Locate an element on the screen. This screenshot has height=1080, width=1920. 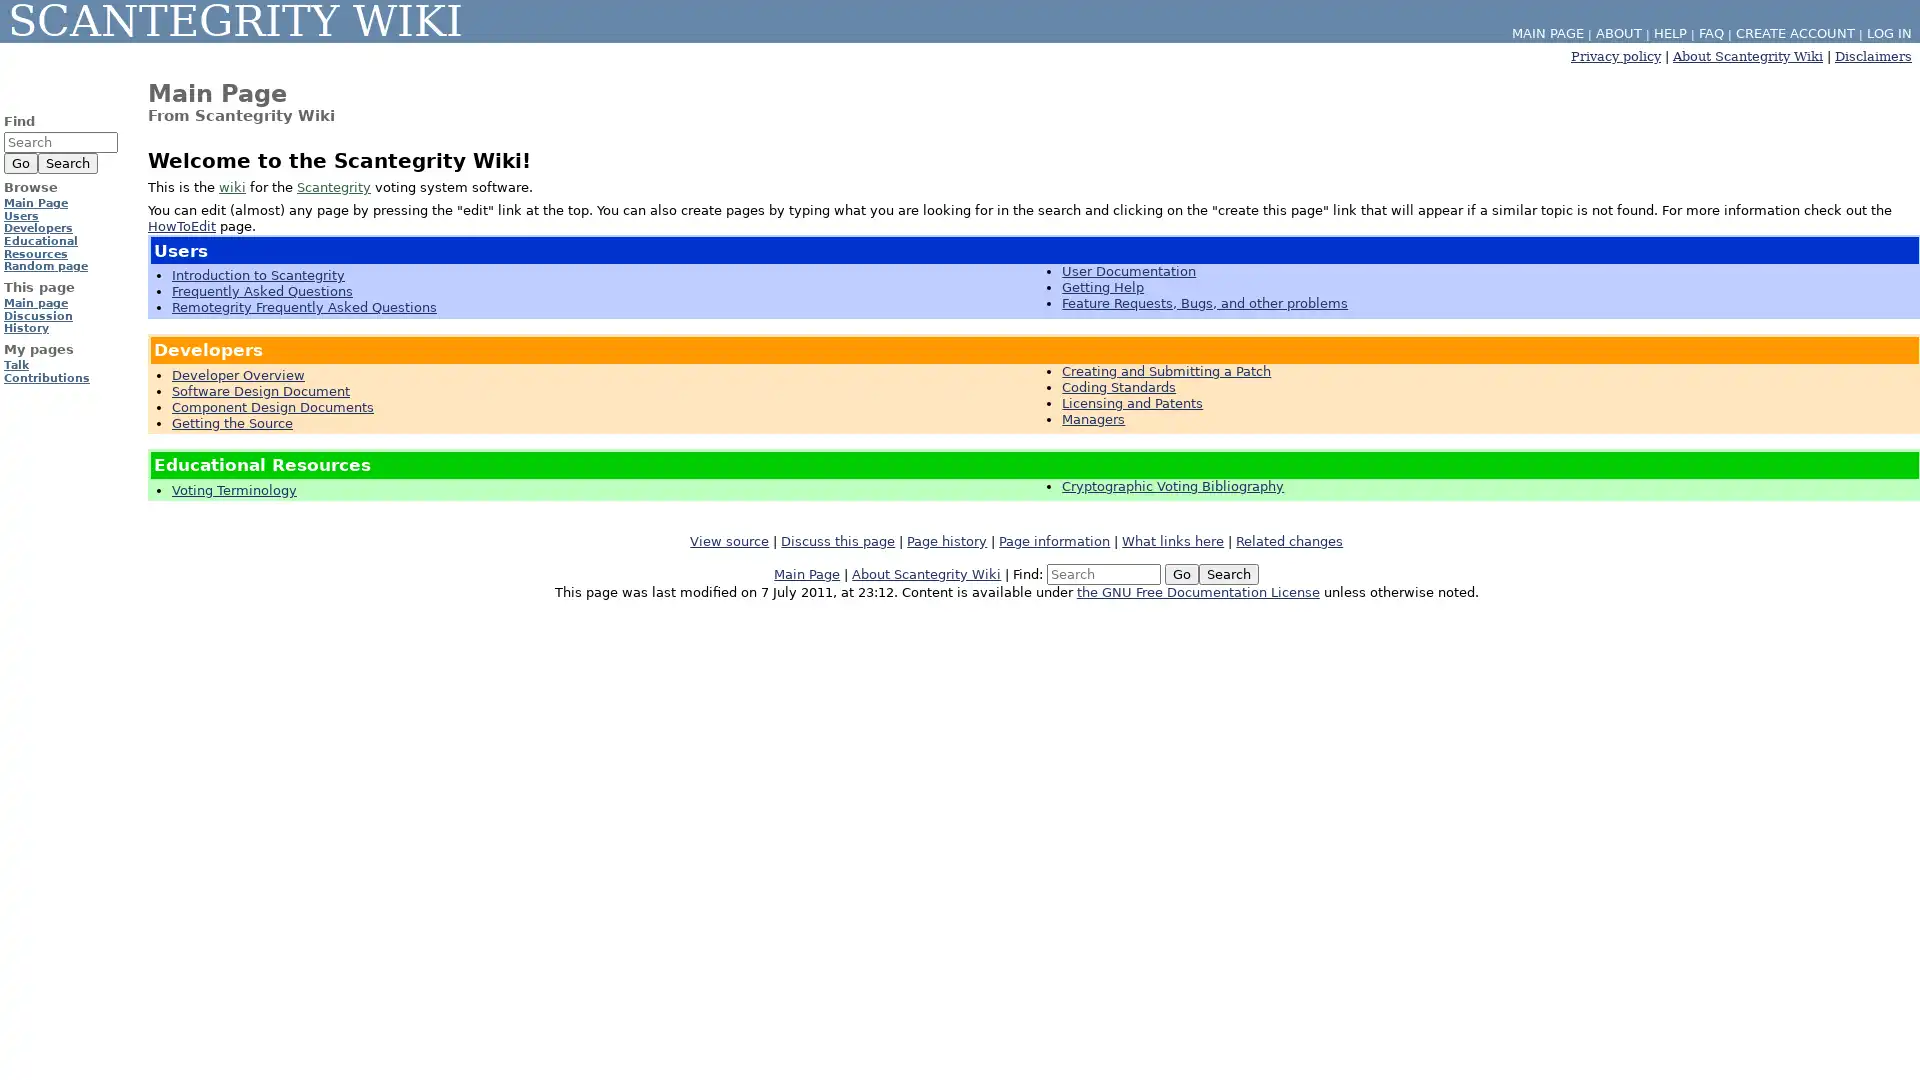
Go is located at coordinates (1181, 573).